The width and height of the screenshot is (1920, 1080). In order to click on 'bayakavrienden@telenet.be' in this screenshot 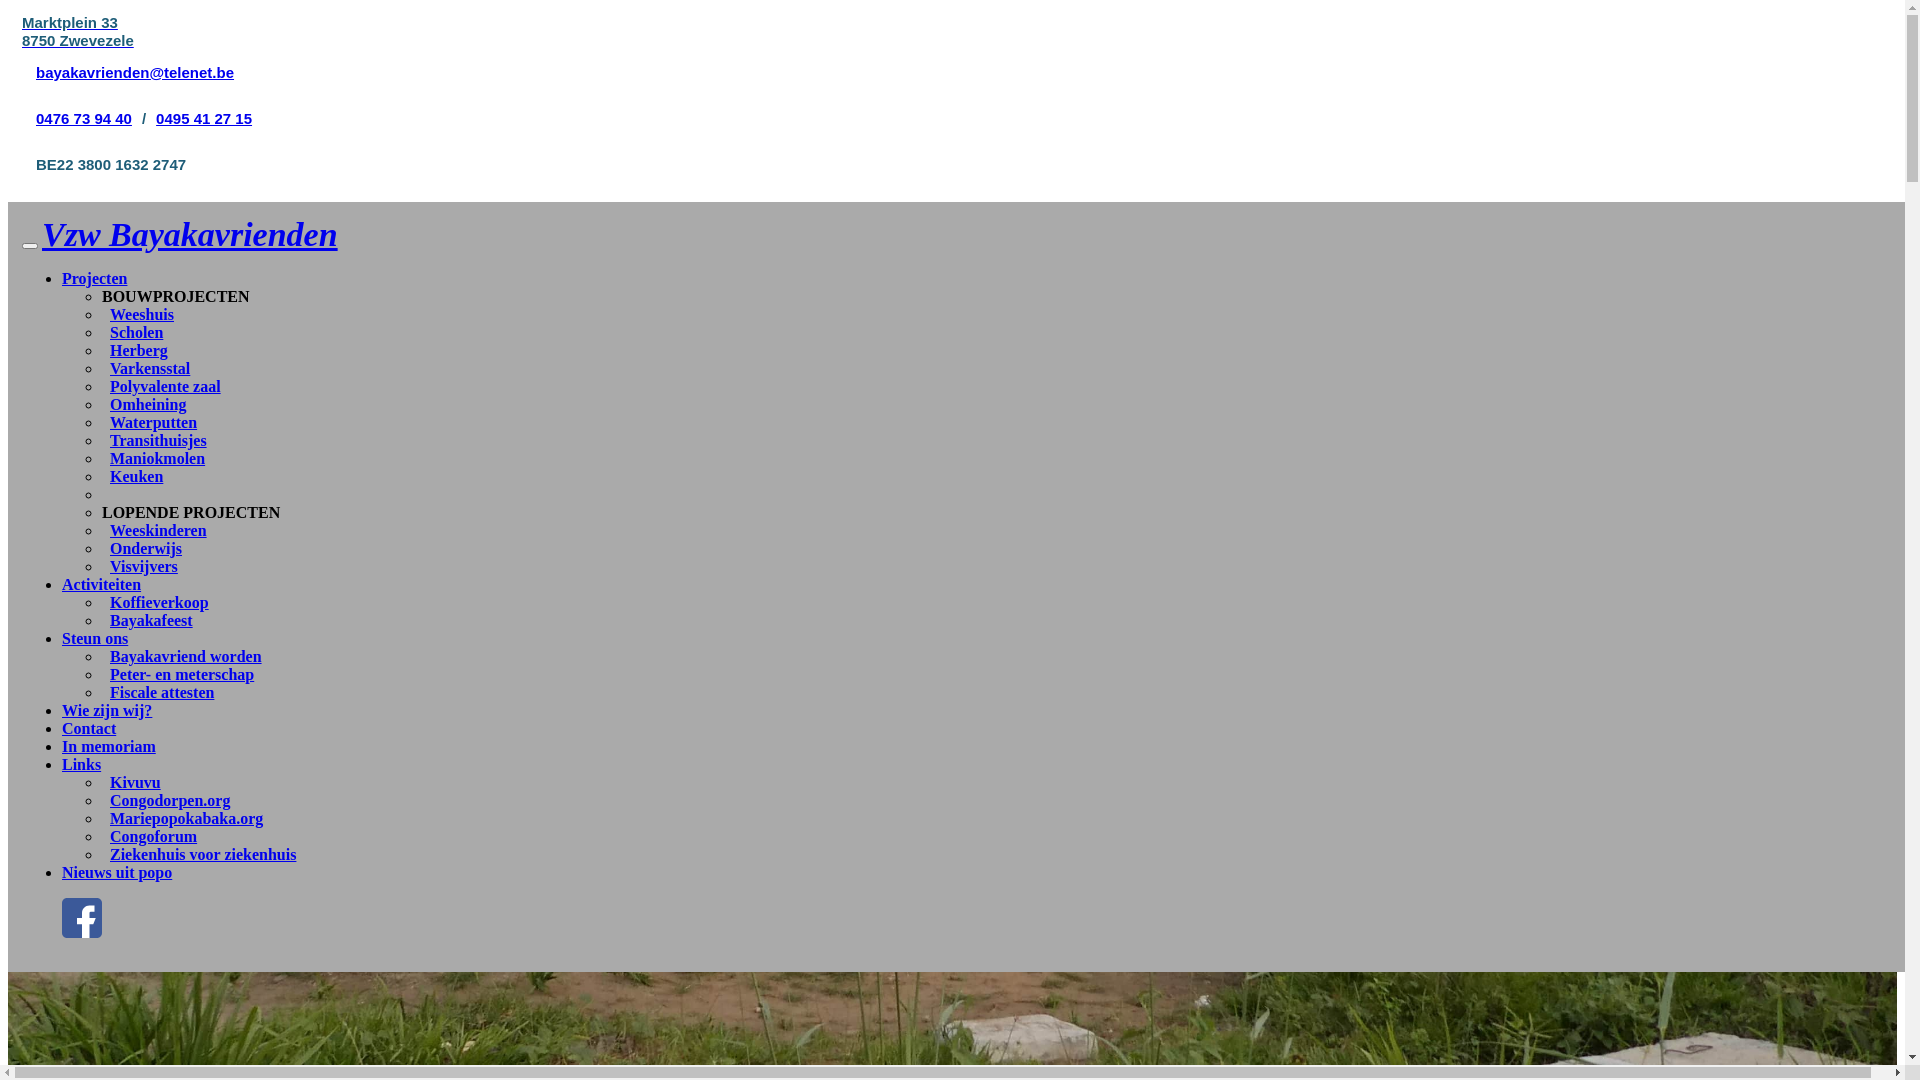, I will do `click(133, 71)`.